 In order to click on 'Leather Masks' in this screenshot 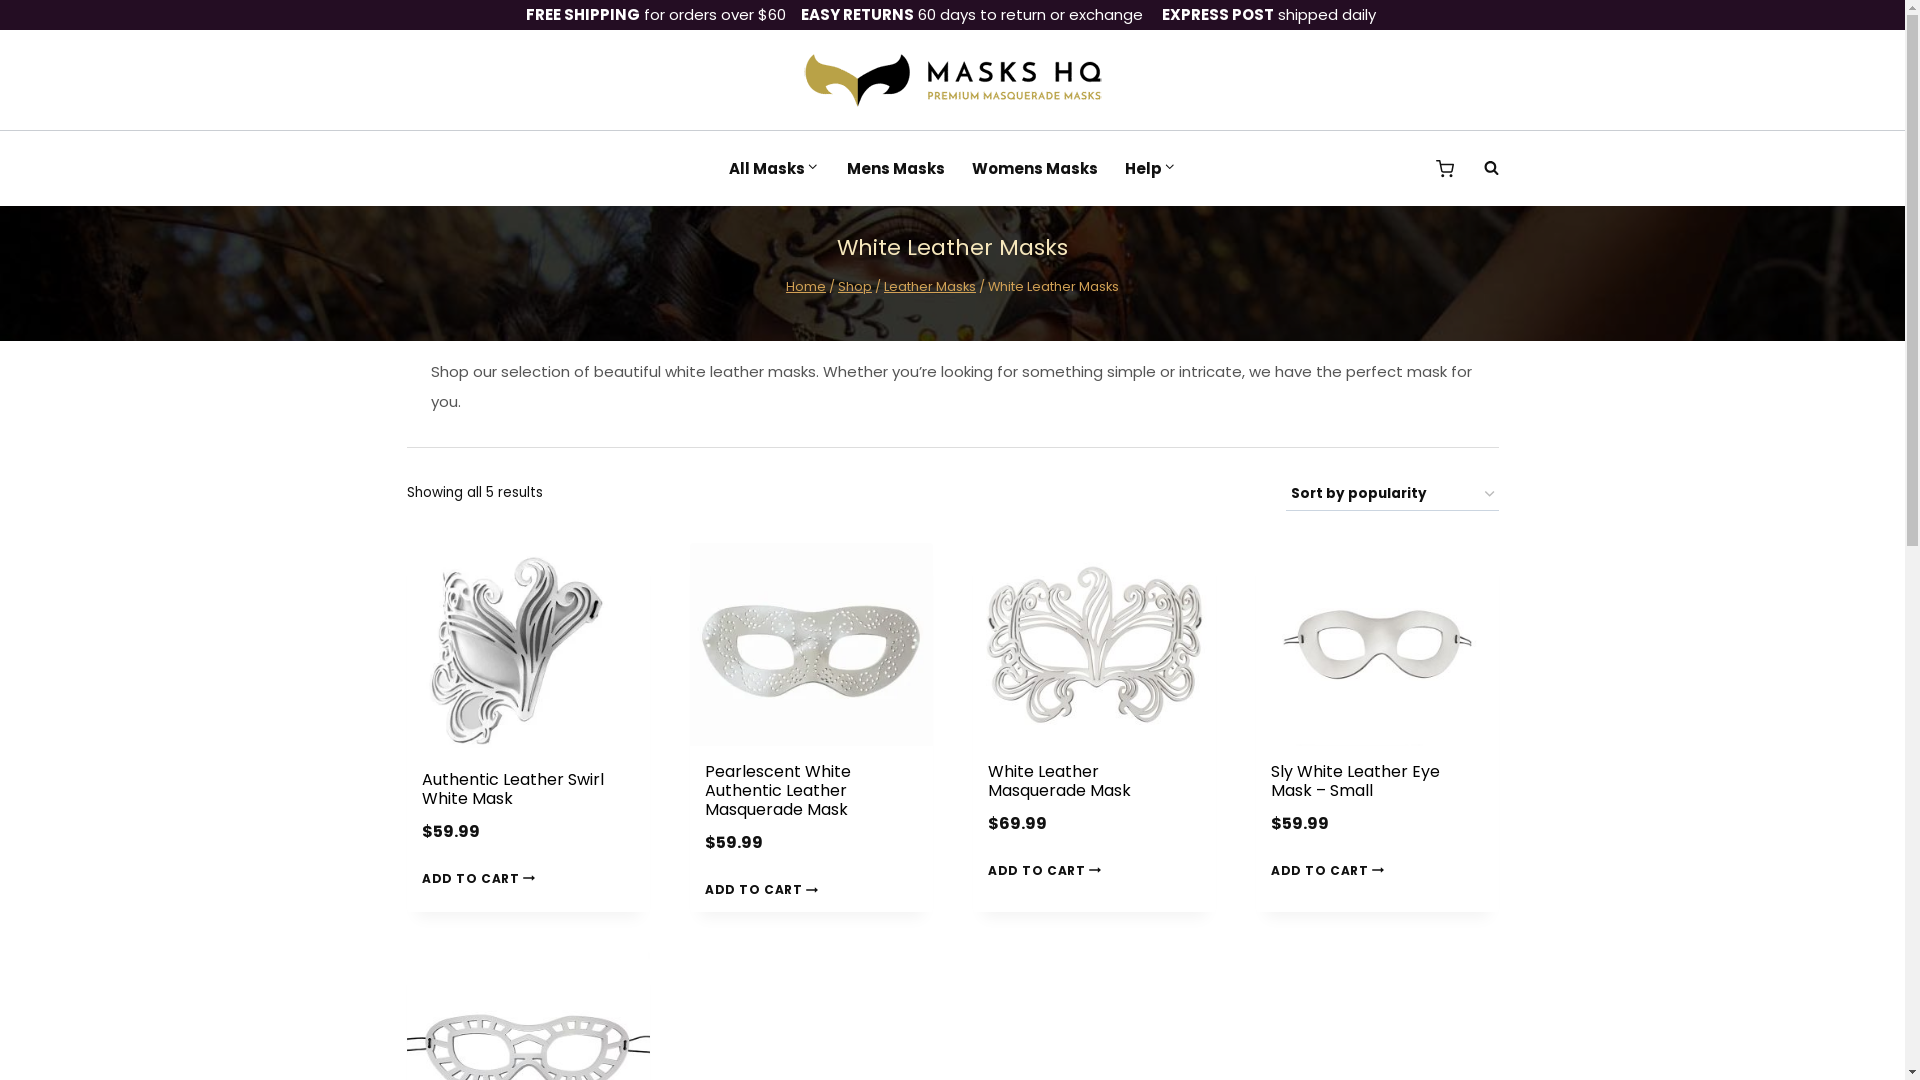, I will do `click(929, 286)`.